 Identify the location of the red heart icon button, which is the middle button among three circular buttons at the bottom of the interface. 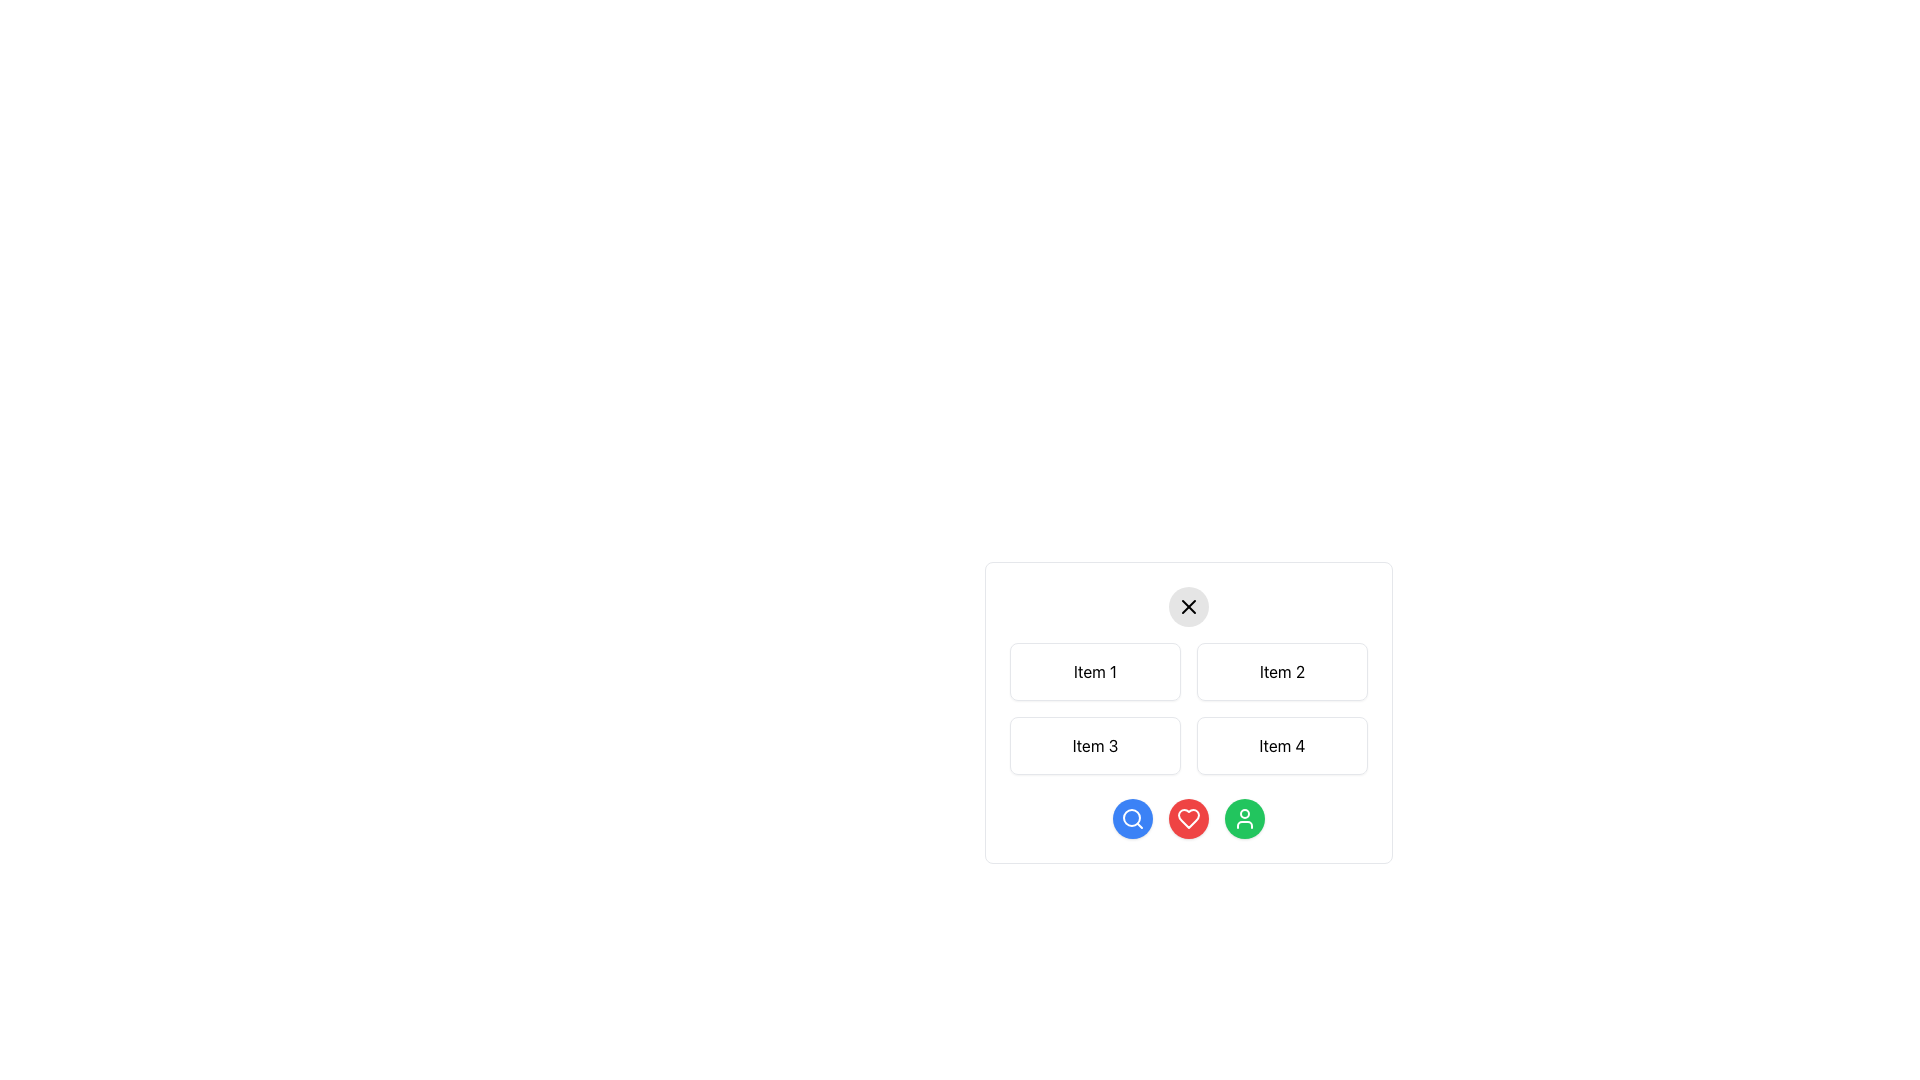
(1189, 818).